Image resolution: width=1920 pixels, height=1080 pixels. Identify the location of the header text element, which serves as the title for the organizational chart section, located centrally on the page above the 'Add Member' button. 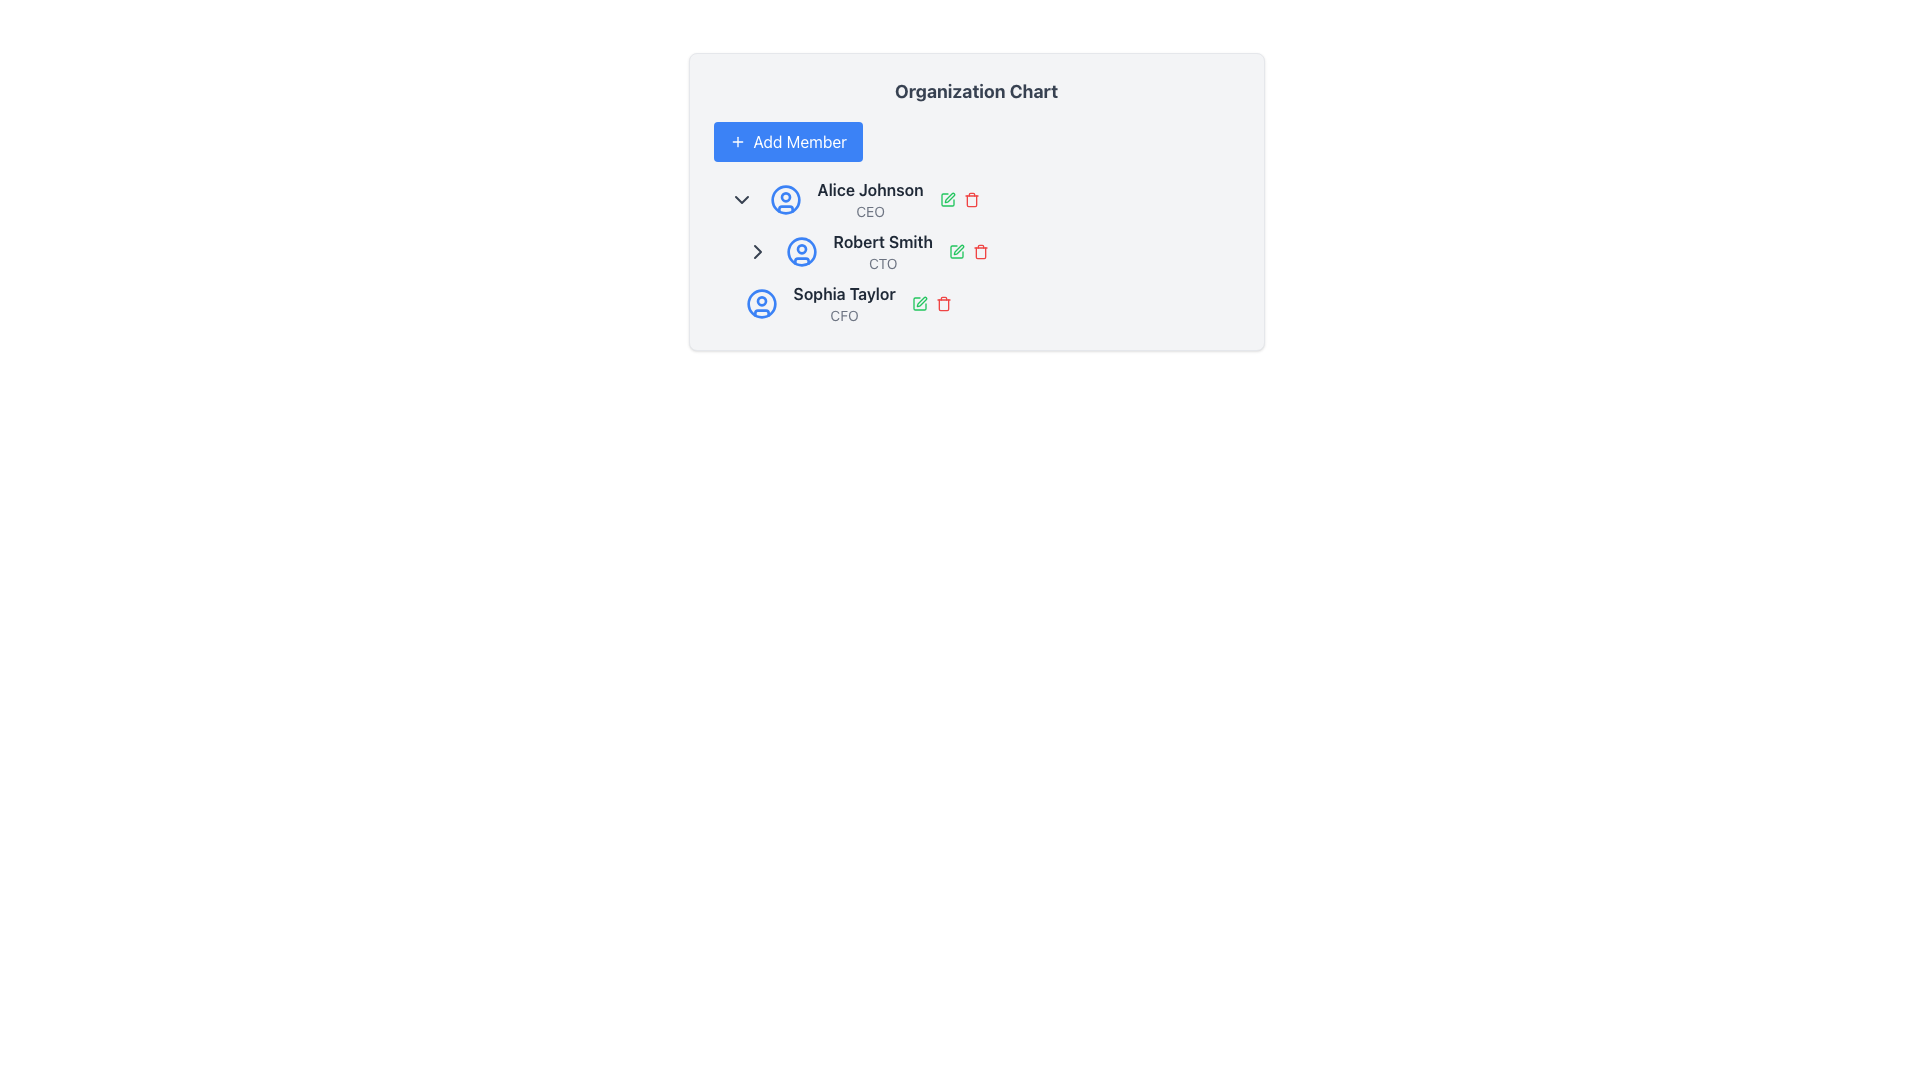
(976, 92).